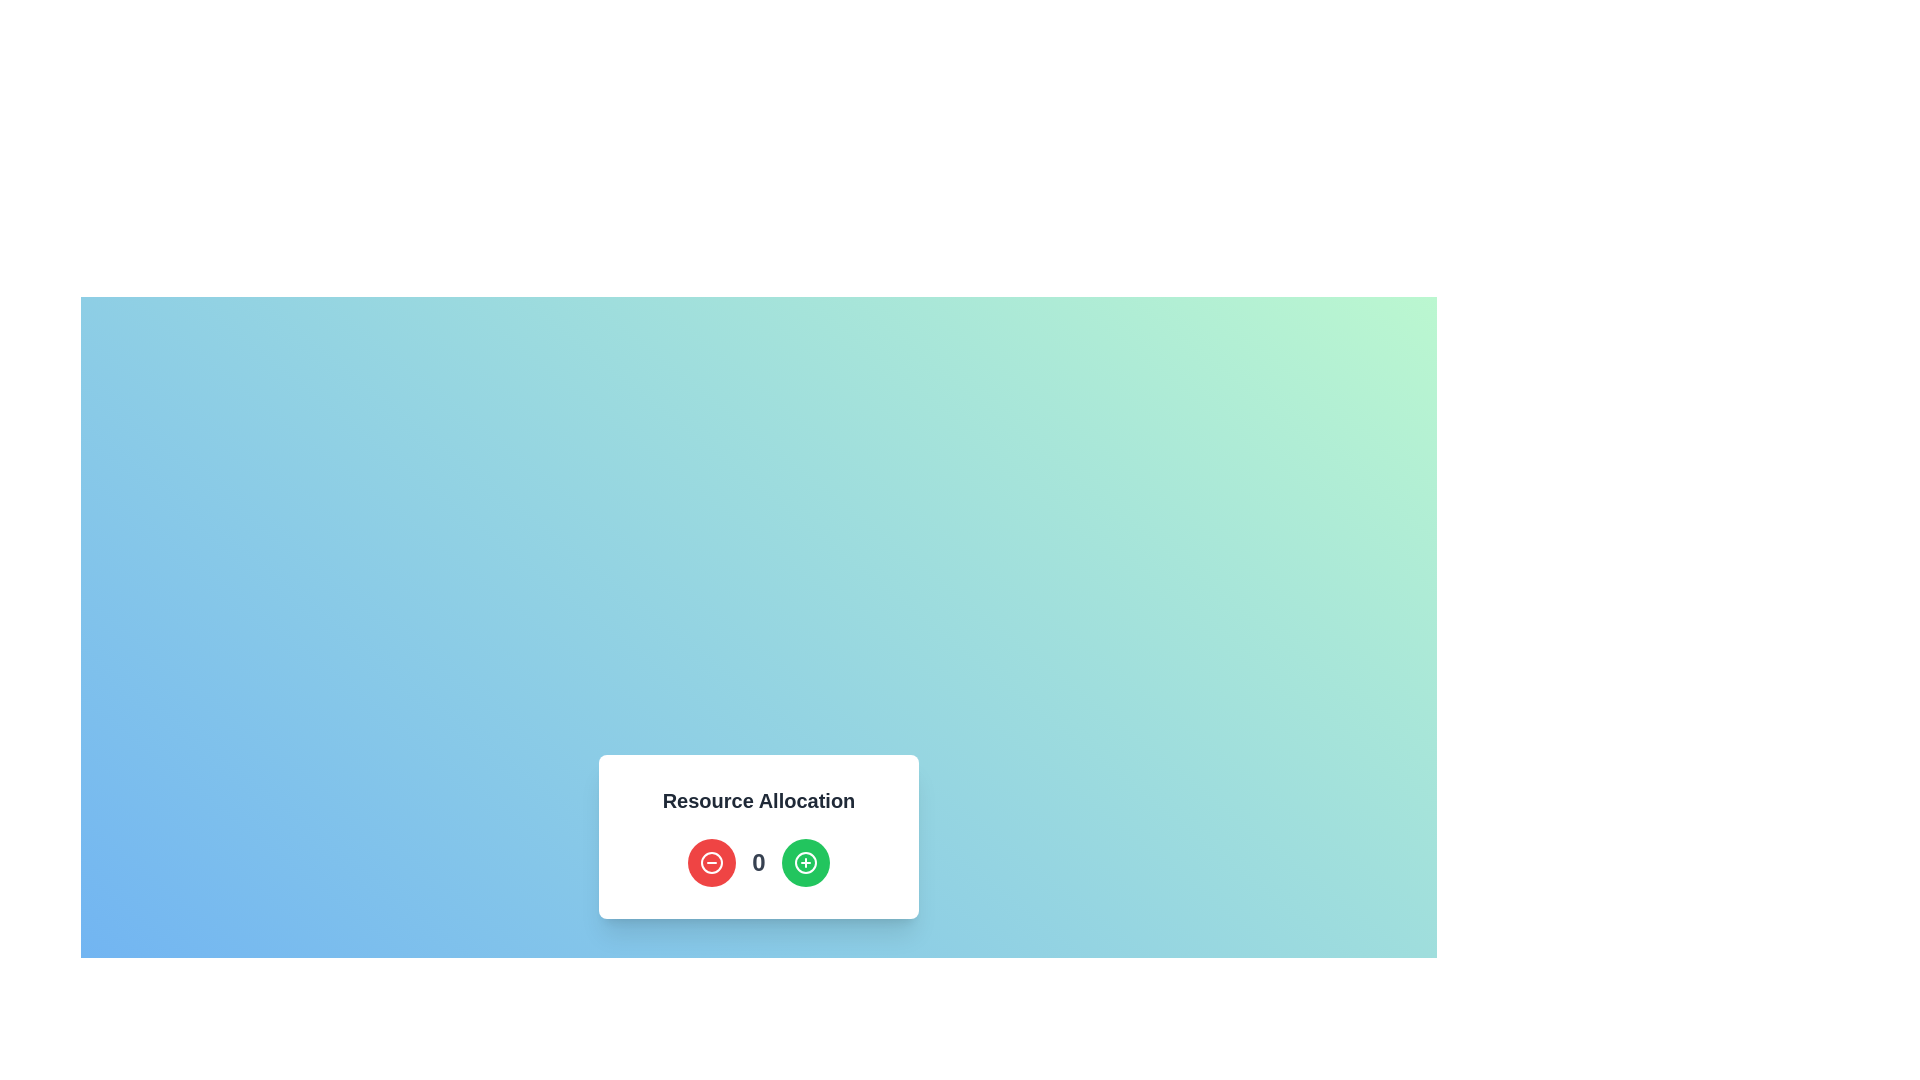 The image size is (1920, 1080). Describe the element at coordinates (757, 862) in the screenshot. I see `the bold gray numeric display located between the red circular button on the left and the green circular button on the right` at that location.